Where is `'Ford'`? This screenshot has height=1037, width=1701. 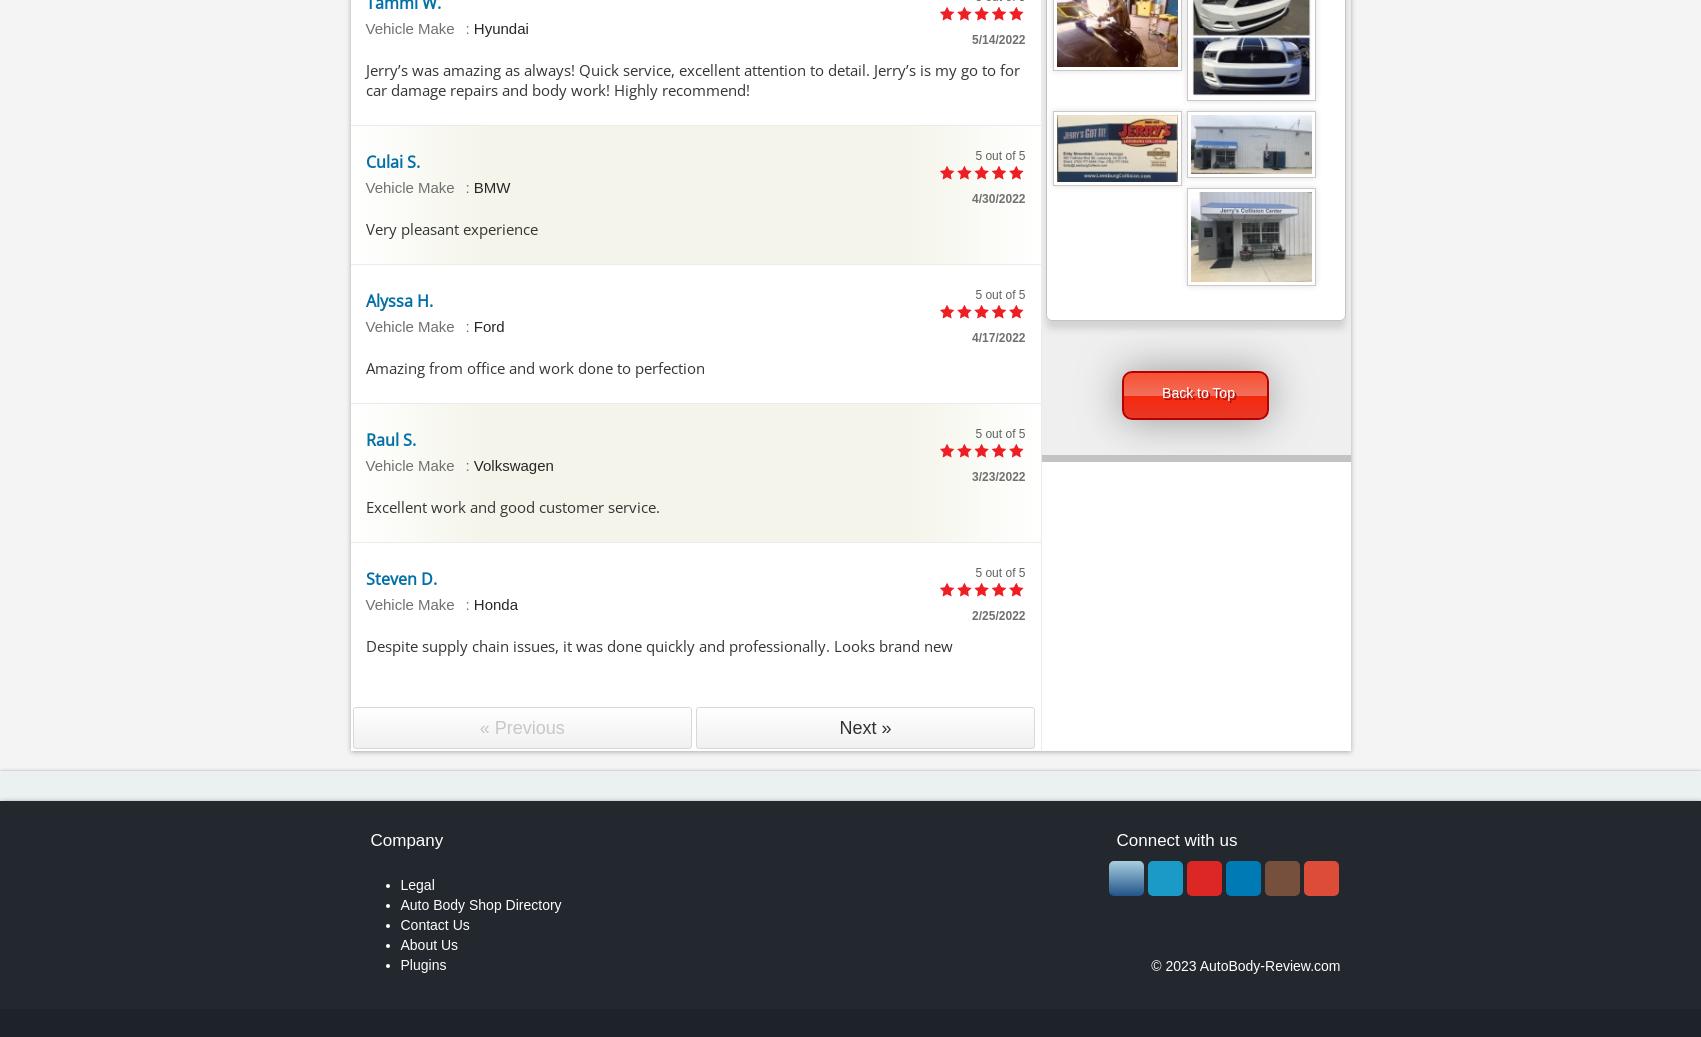 'Ford' is located at coordinates (488, 324).